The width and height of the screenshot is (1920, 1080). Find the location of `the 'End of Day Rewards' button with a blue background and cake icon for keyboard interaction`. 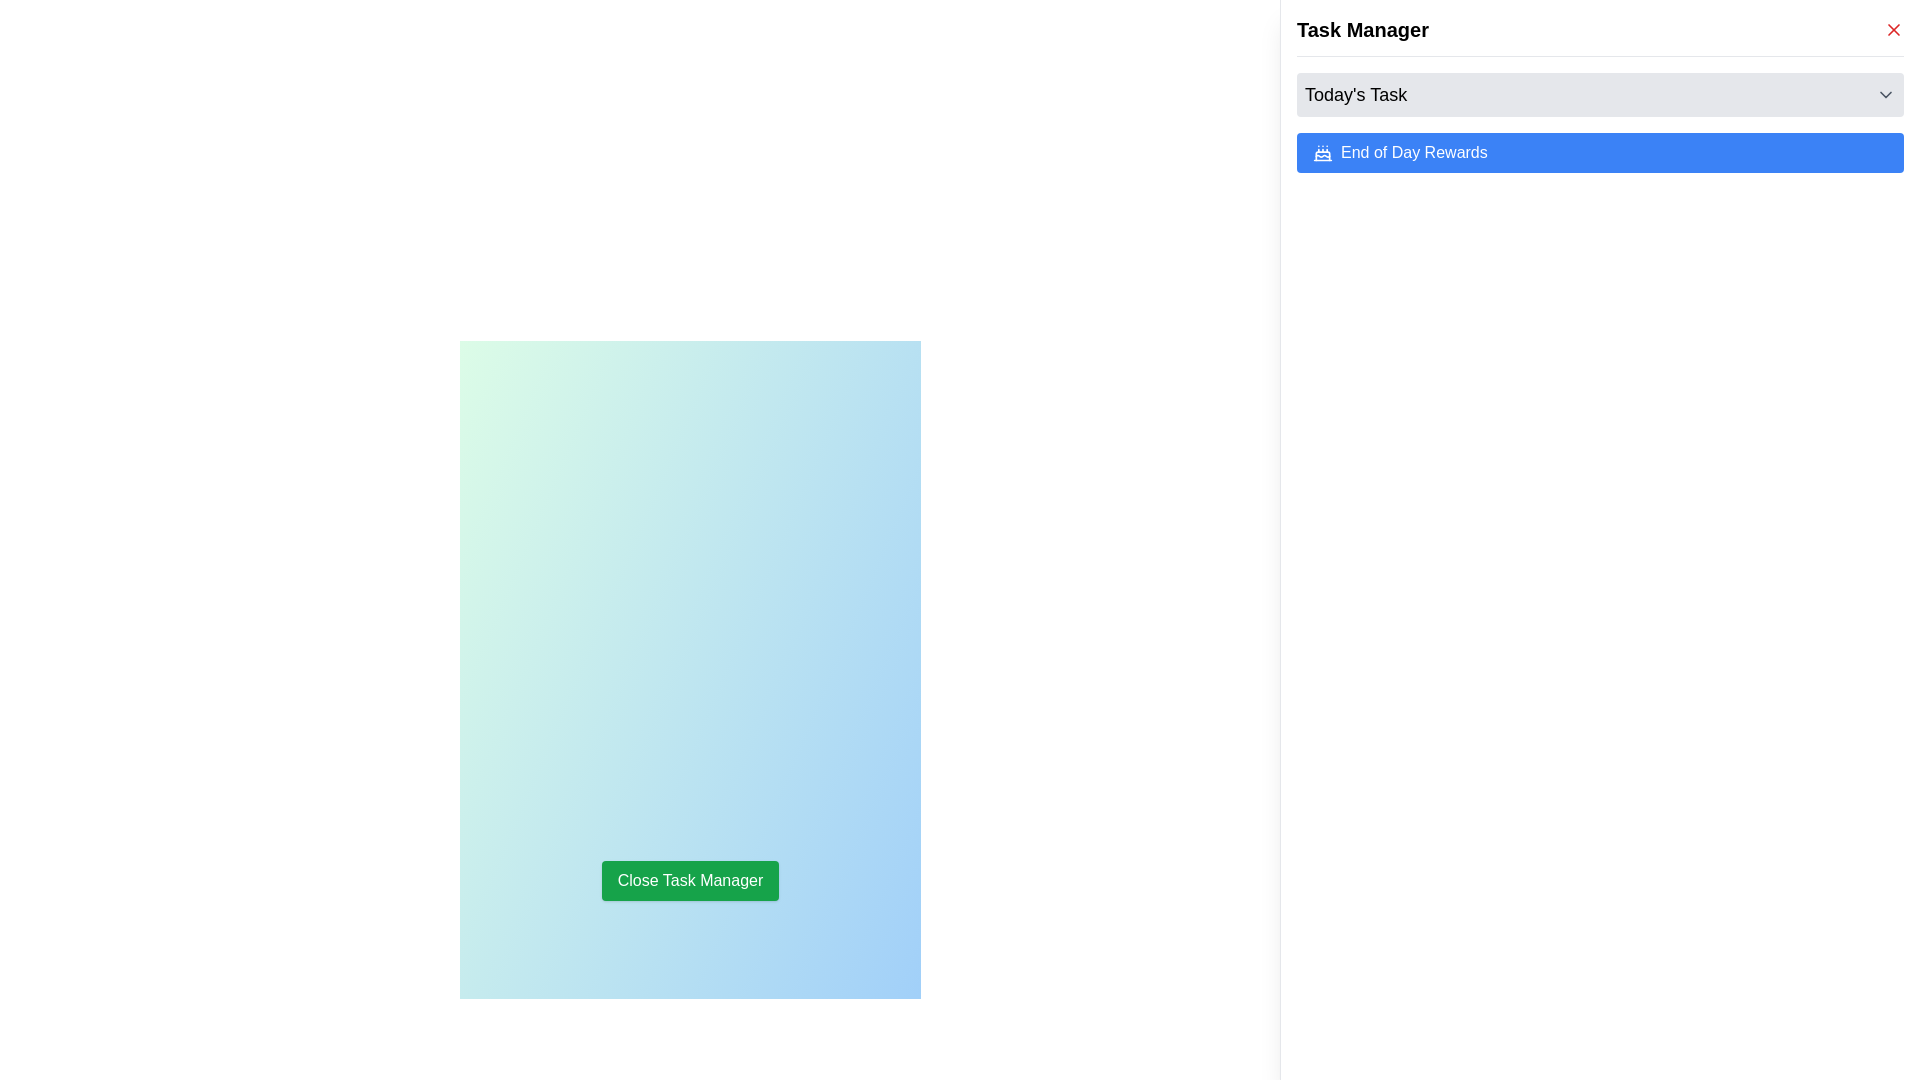

the 'End of Day Rewards' button with a blue background and cake icon for keyboard interaction is located at coordinates (1600, 152).